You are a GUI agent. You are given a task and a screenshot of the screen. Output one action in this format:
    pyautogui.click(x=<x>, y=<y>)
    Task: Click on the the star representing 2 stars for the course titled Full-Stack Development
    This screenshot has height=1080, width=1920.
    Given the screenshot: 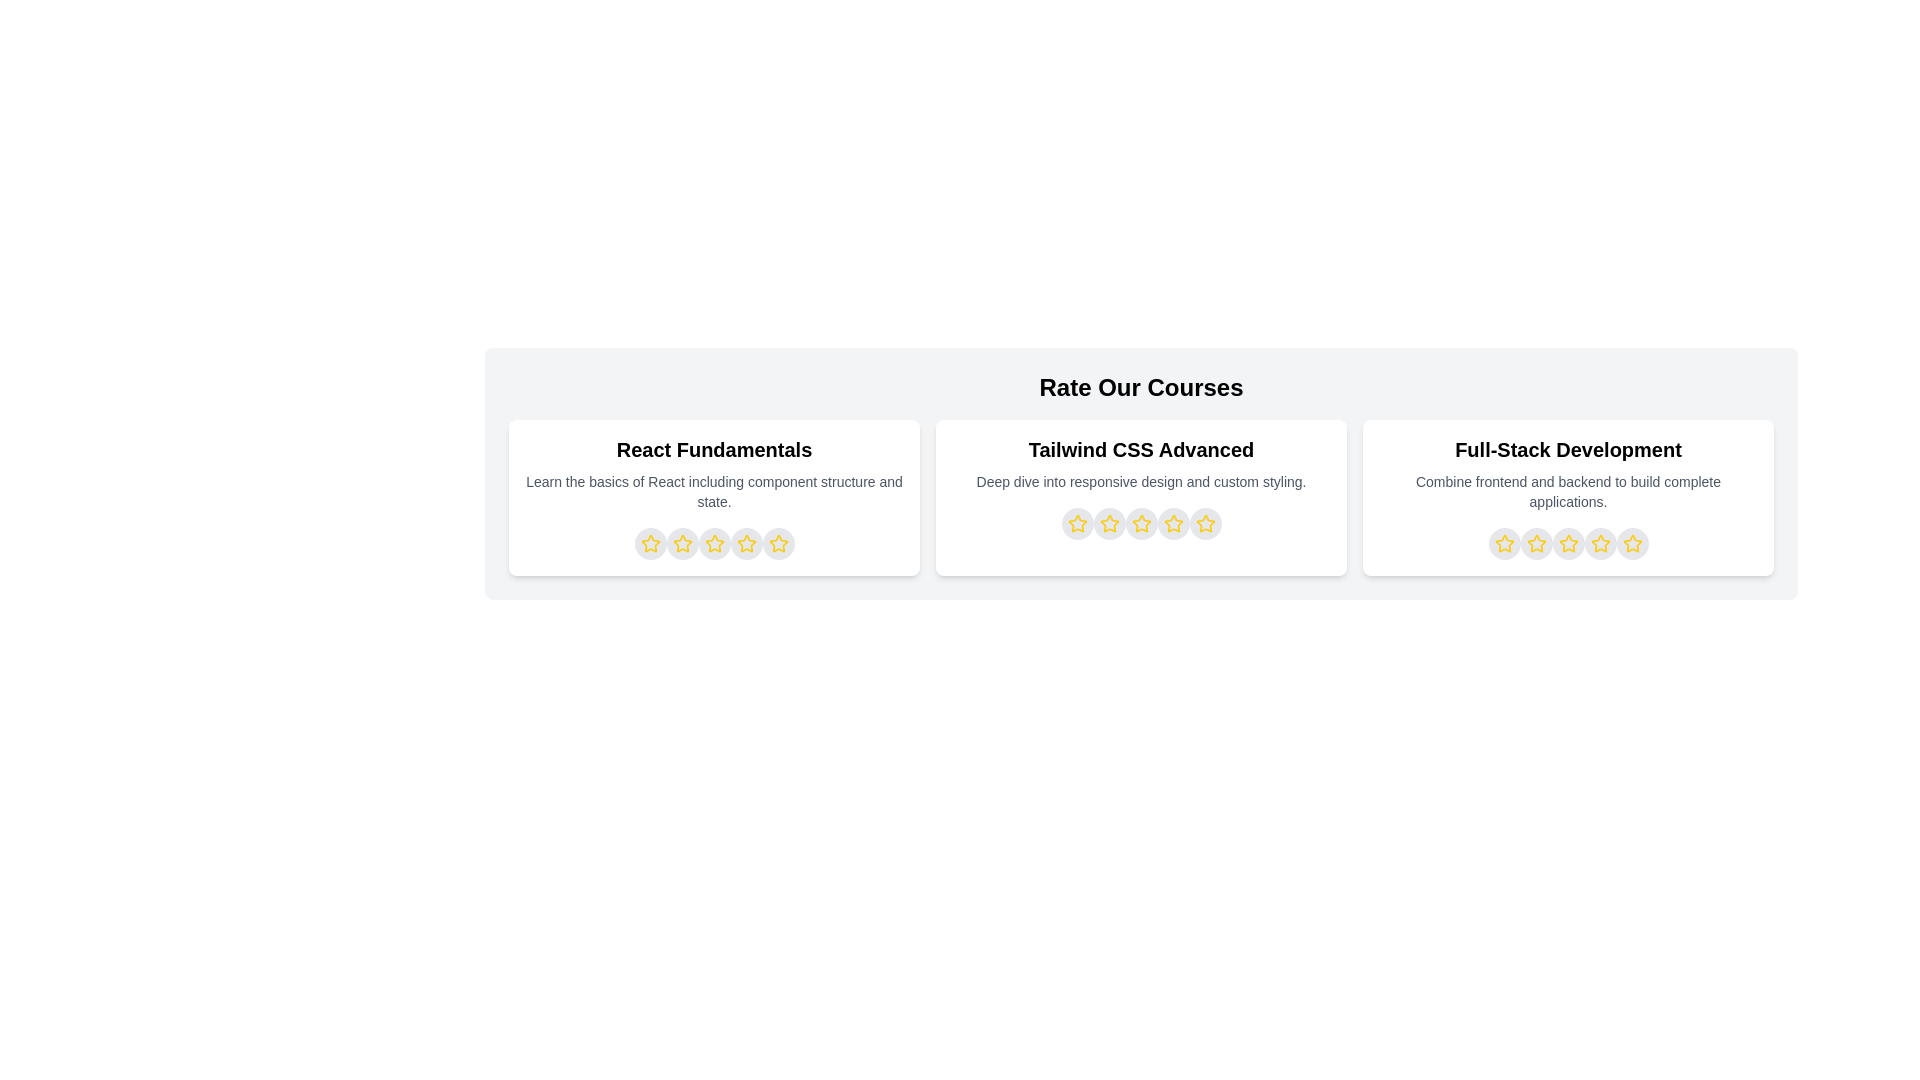 What is the action you would take?
    pyautogui.click(x=1535, y=543)
    